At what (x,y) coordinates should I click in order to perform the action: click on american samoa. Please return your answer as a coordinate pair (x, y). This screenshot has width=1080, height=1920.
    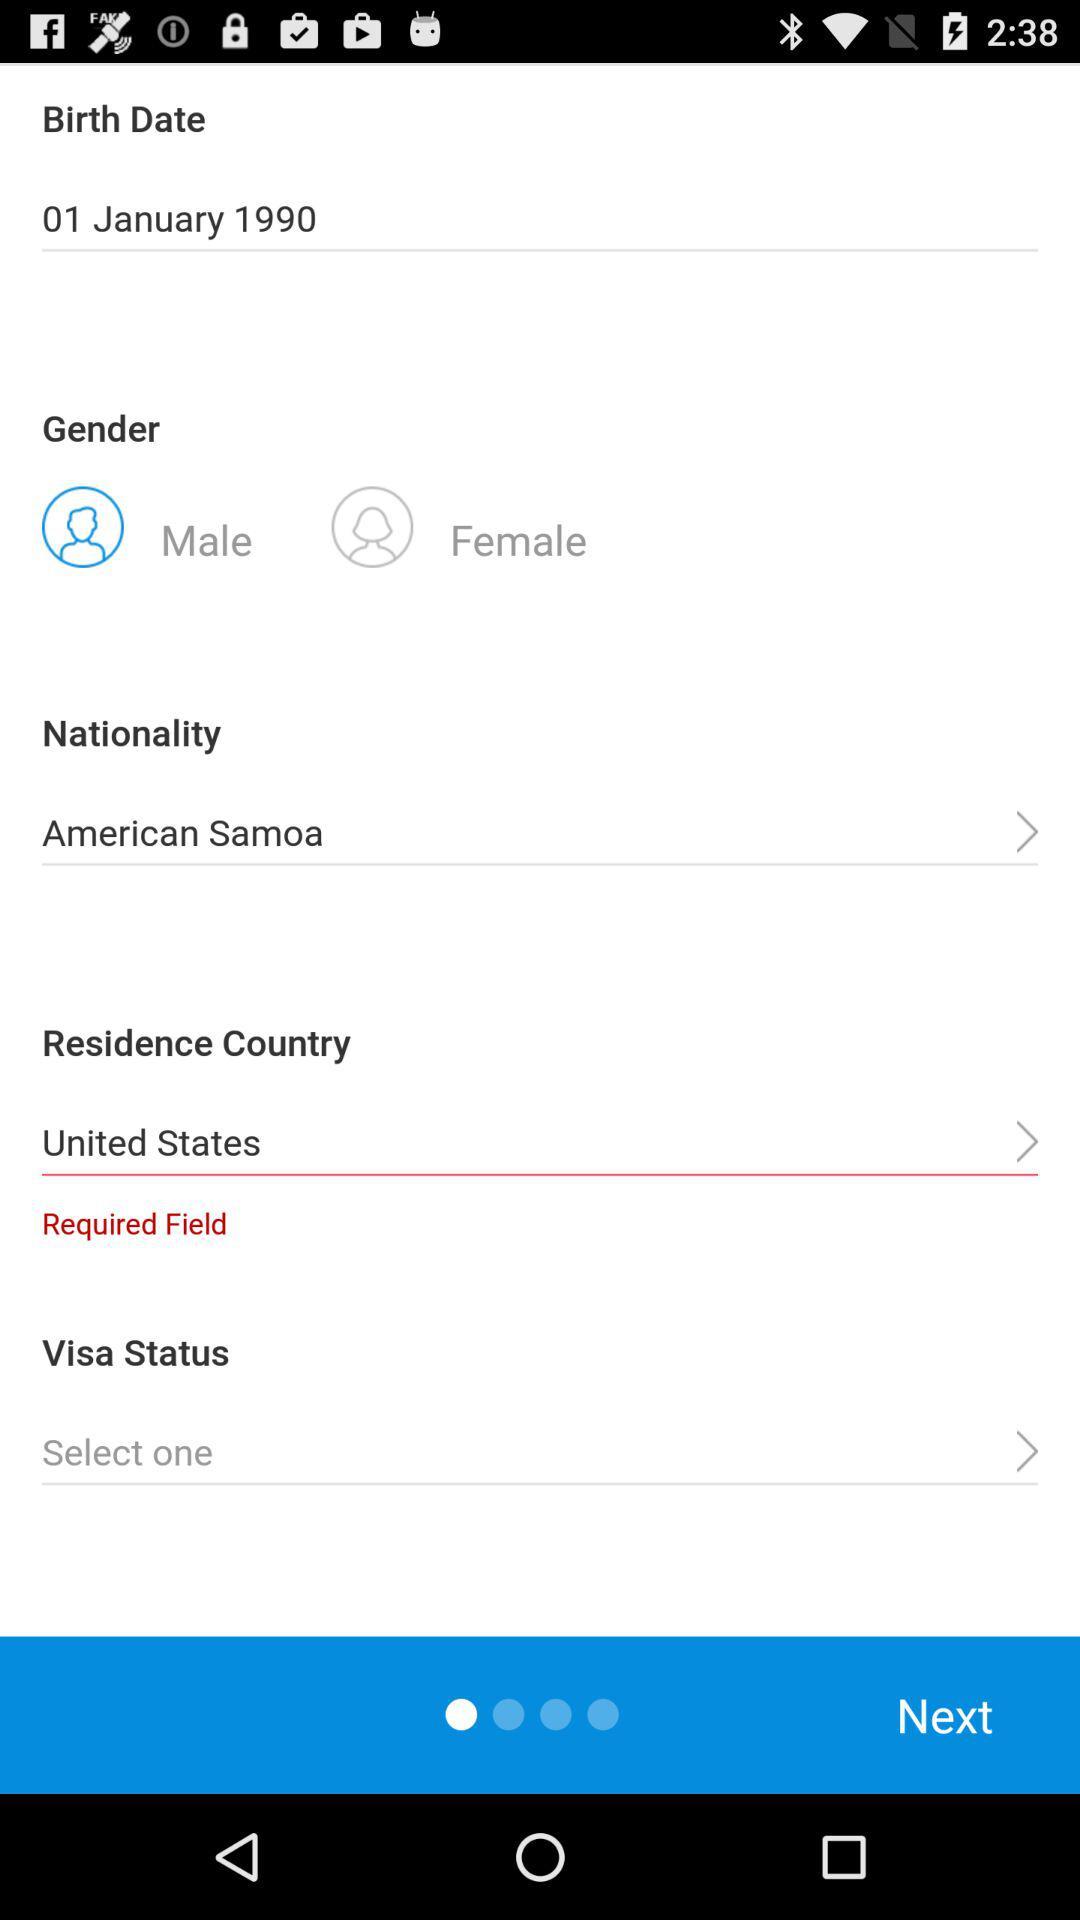
    Looking at the image, I should click on (540, 832).